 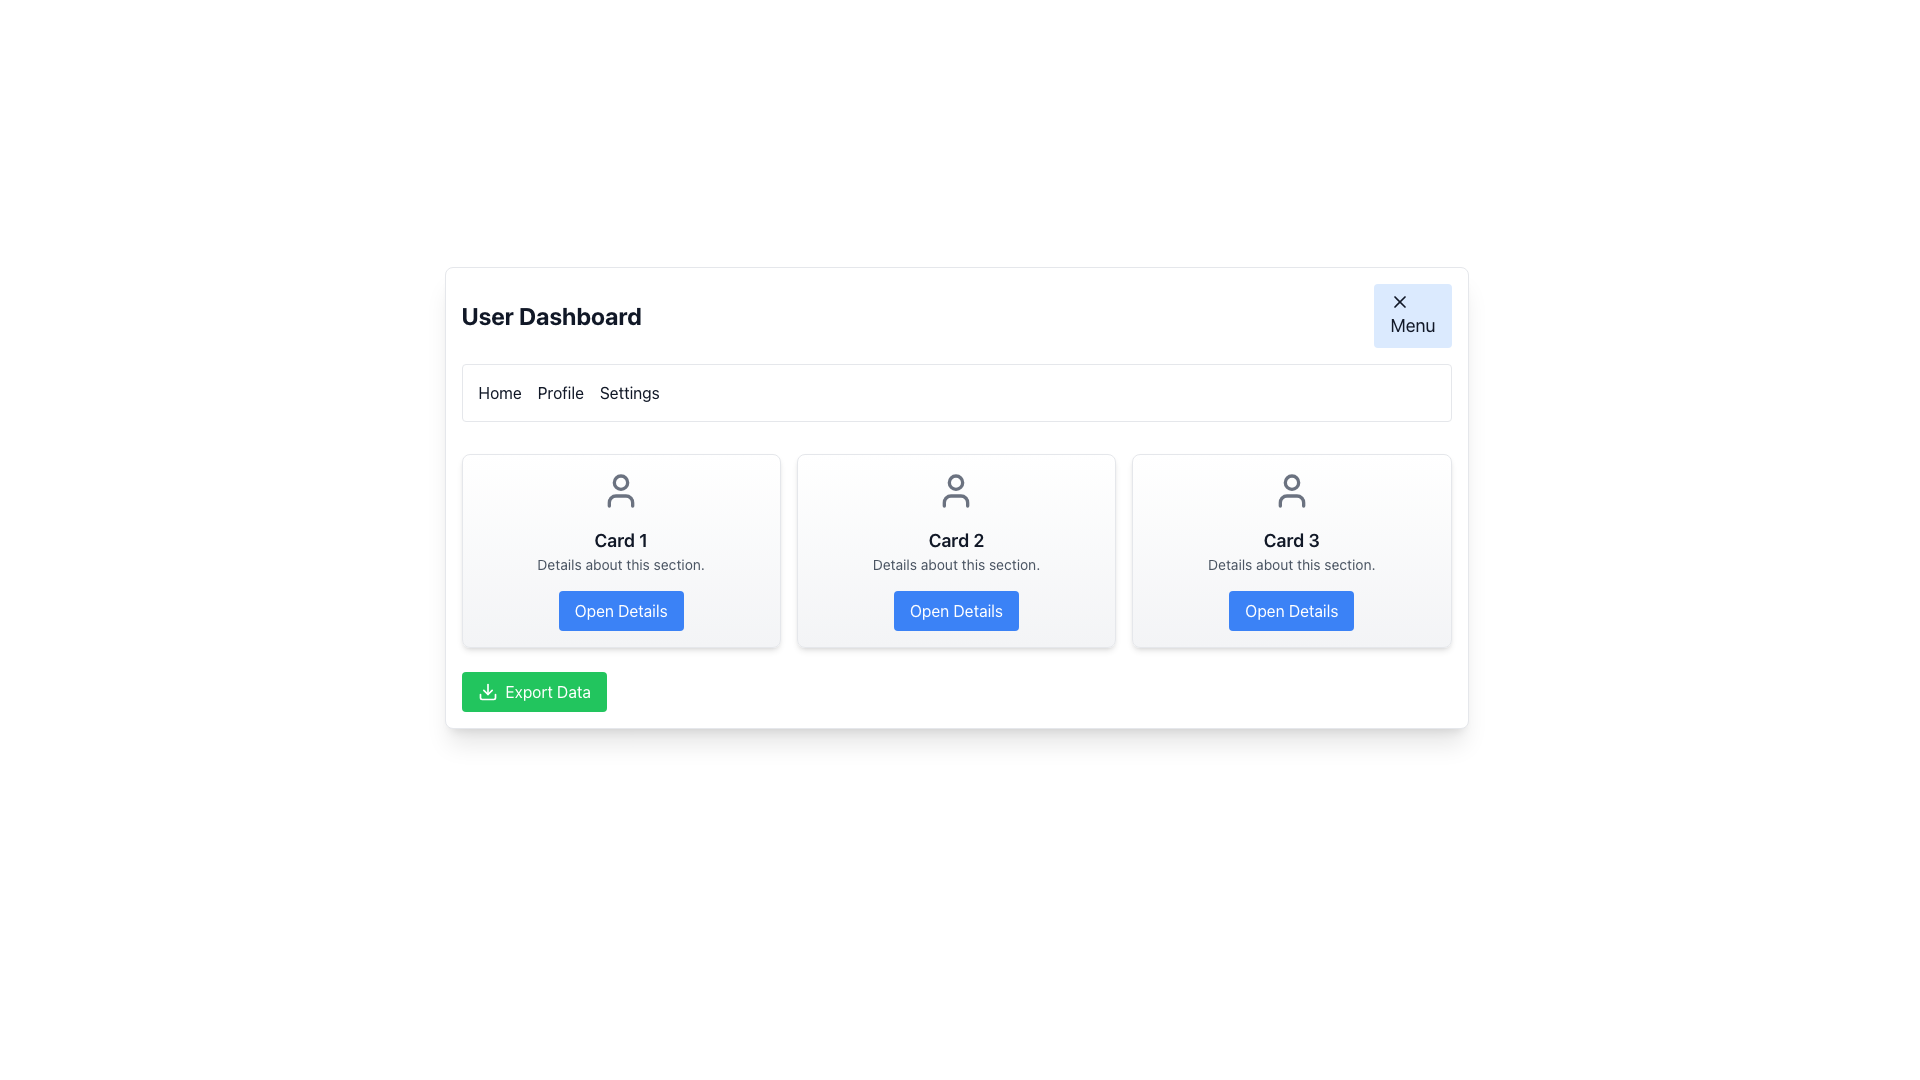 I want to click on text label that serves as the title for the third card in a set of three, positioned centrally within the card above the details section, so click(x=1291, y=540).